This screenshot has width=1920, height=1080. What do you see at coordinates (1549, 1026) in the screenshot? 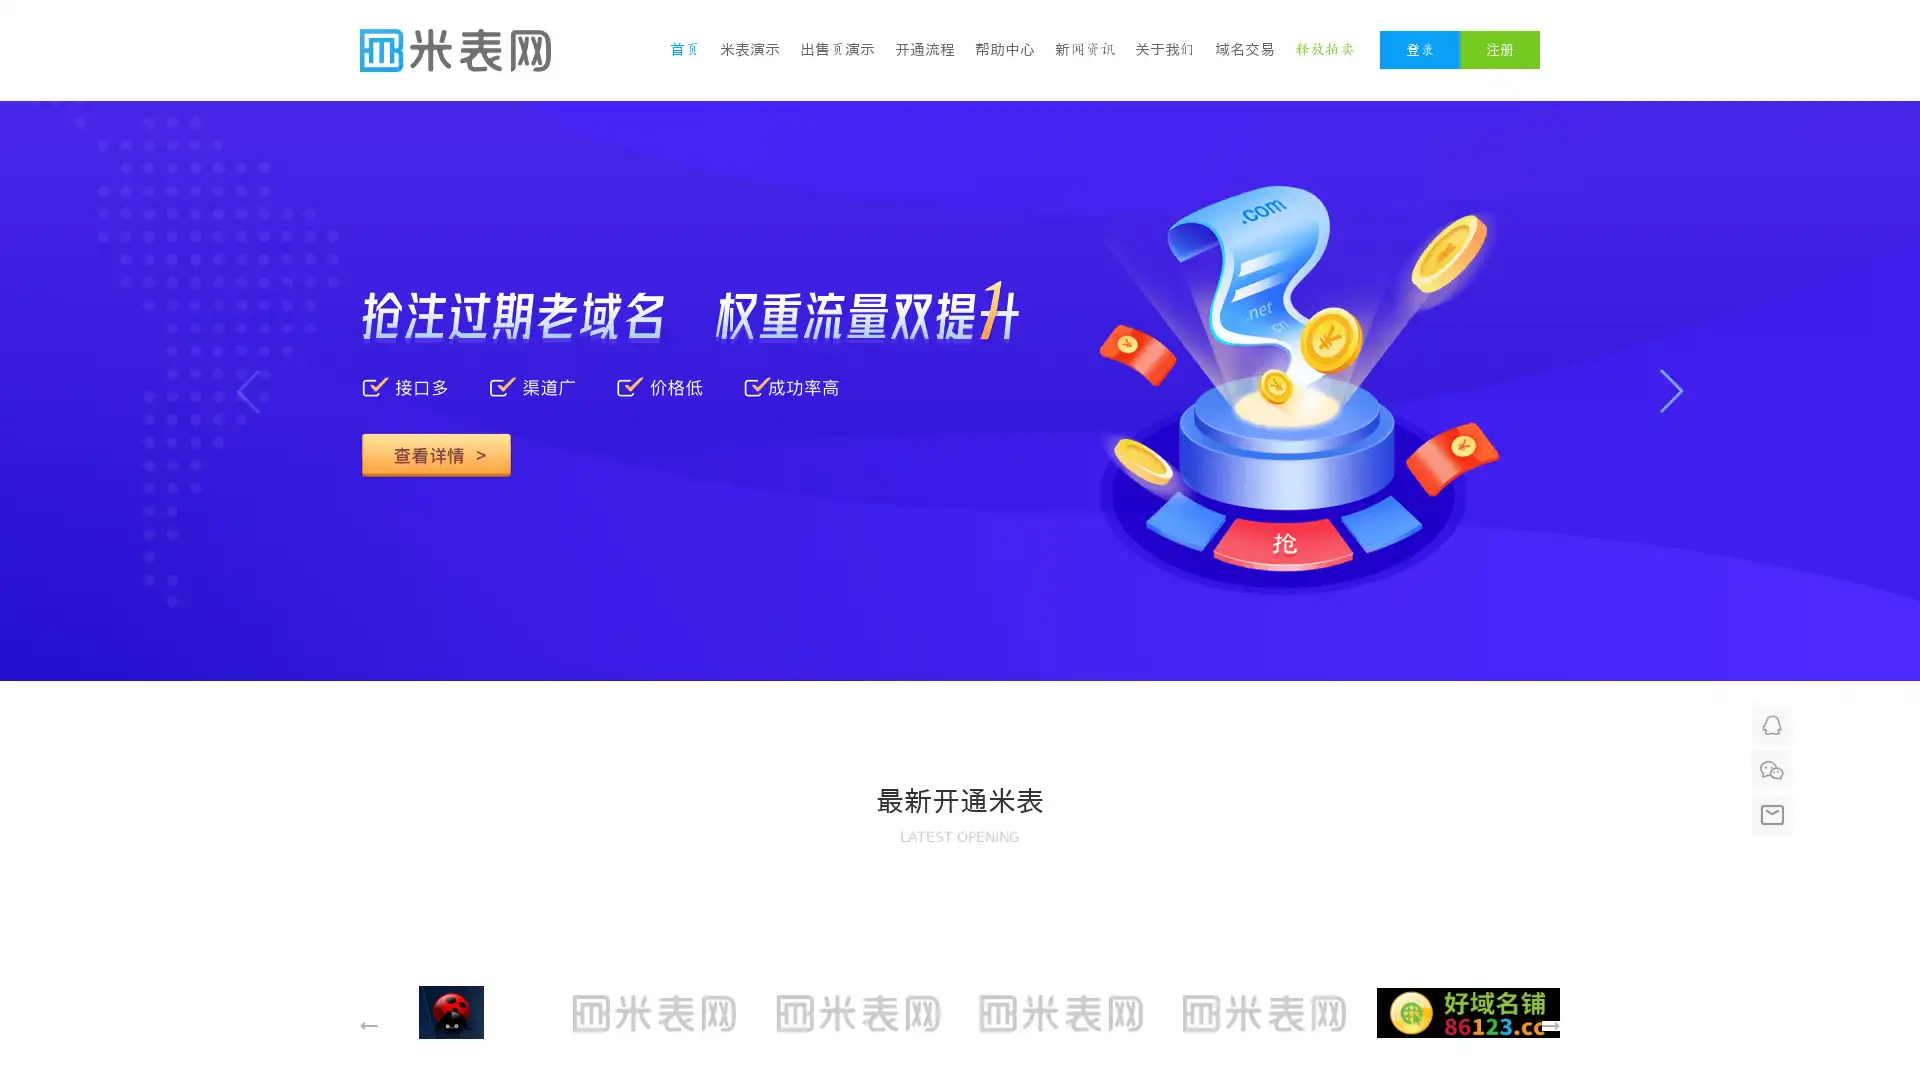
I see `Next slide` at bounding box center [1549, 1026].